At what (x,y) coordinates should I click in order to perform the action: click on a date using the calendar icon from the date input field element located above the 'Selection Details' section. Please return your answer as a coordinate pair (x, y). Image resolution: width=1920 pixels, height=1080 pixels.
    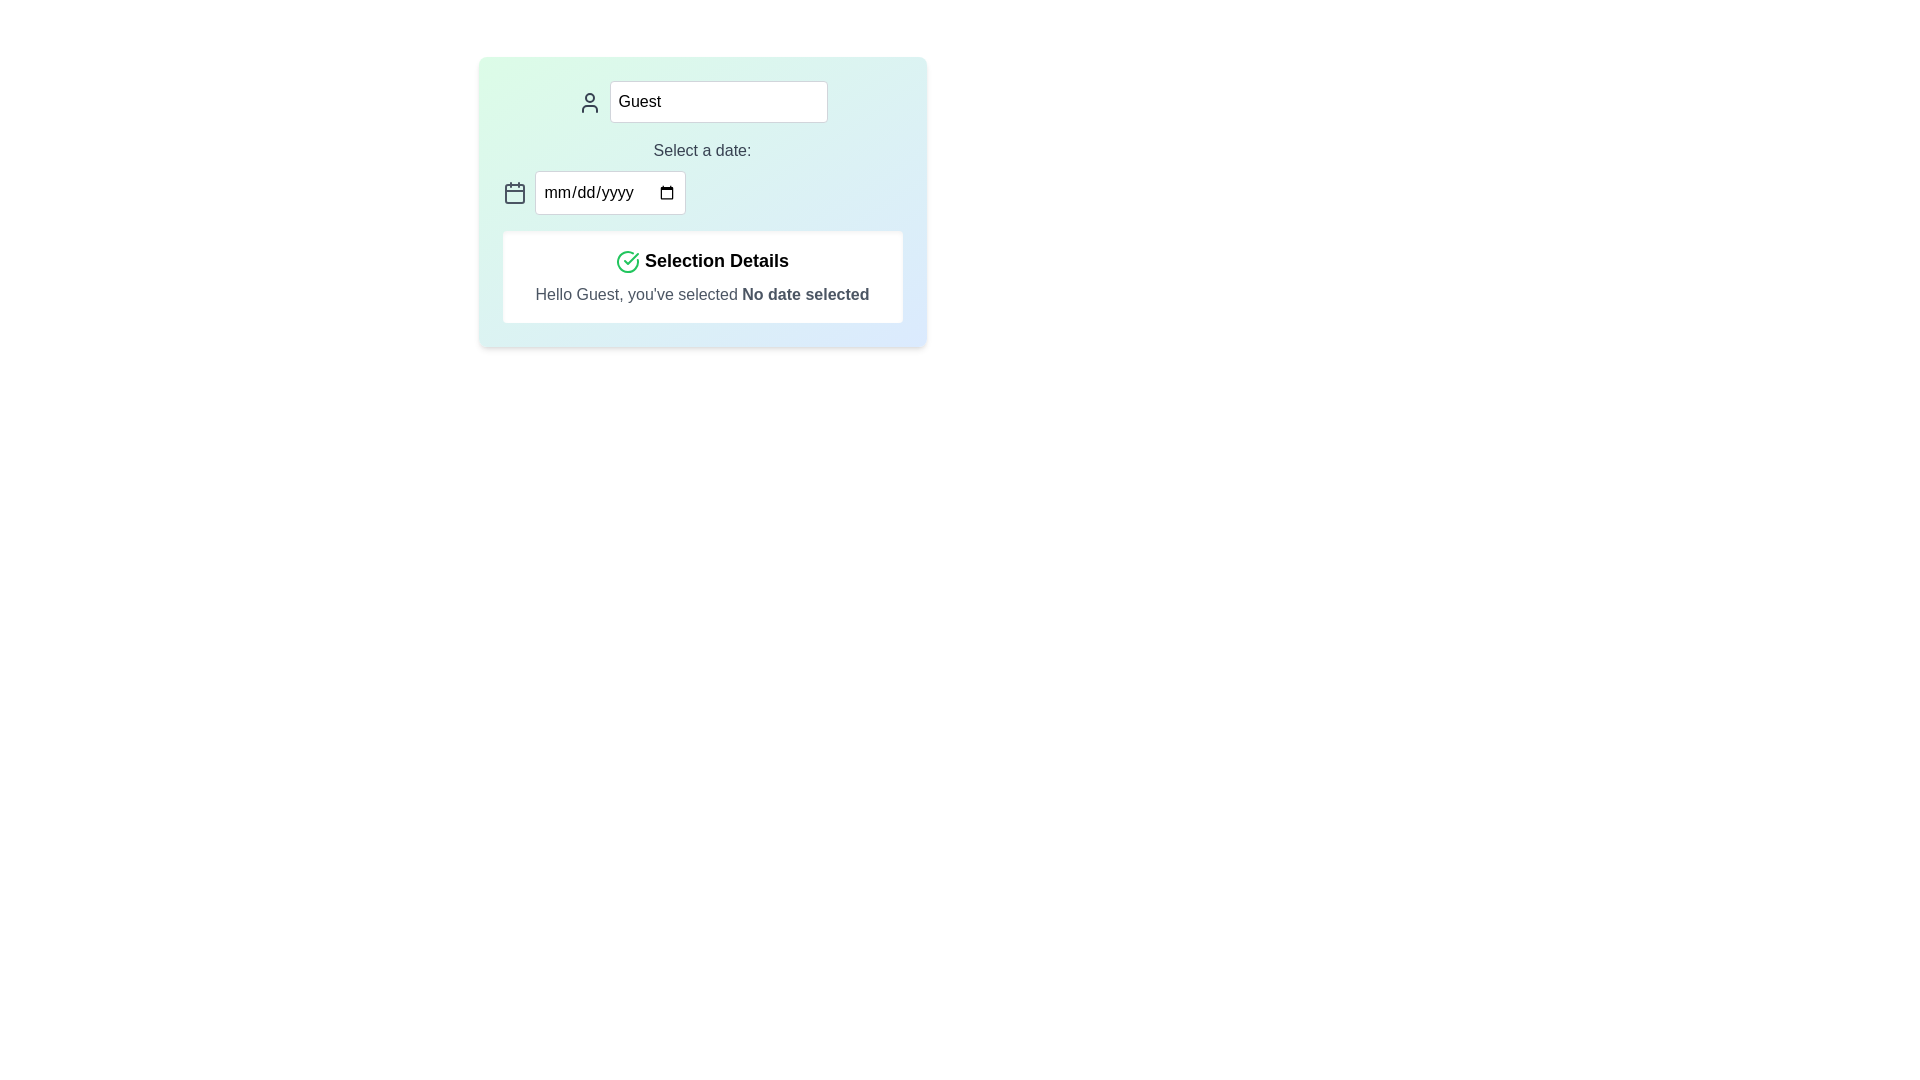
    Looking at the image, I should click on (702, 176).